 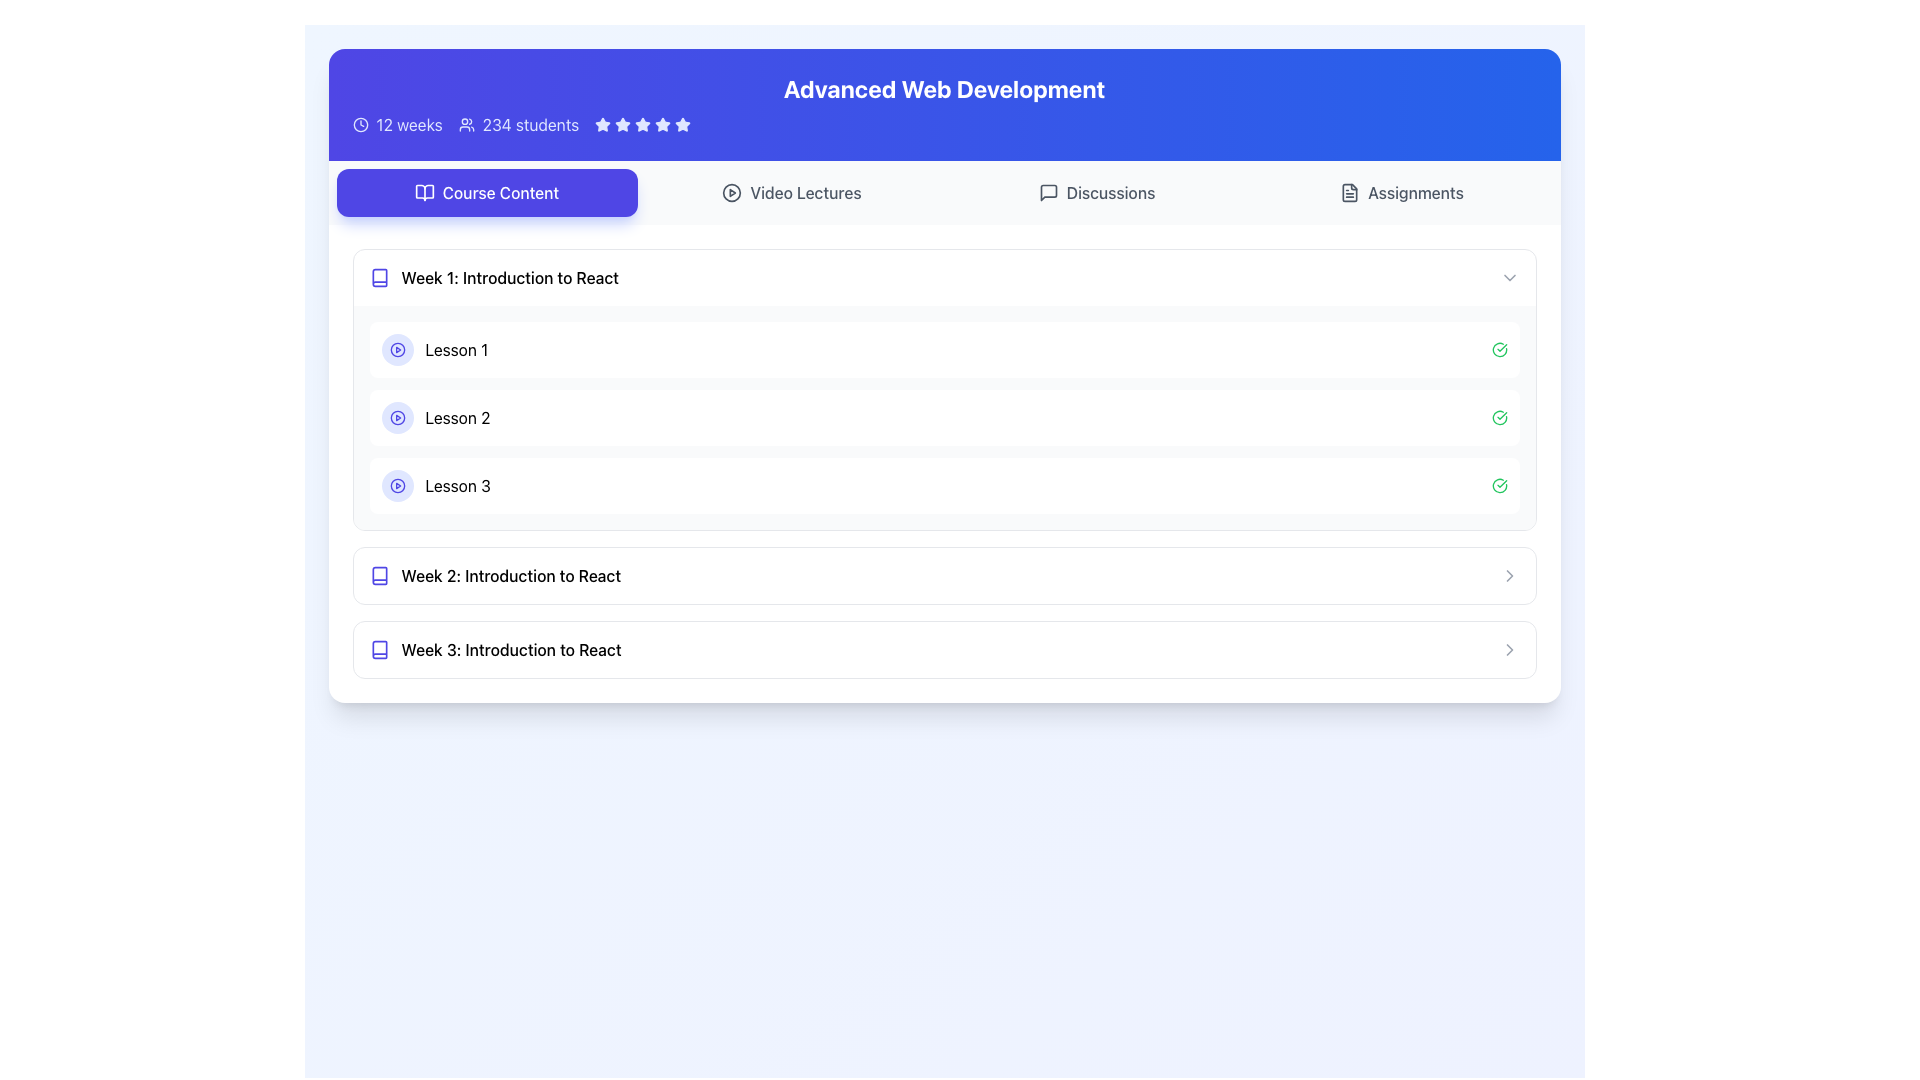 I want to click on the fourth star icon representing the fourth level of the rating system, located on the top right of the central header section, under the course title and beside the student count, so click(x=643, y=124).